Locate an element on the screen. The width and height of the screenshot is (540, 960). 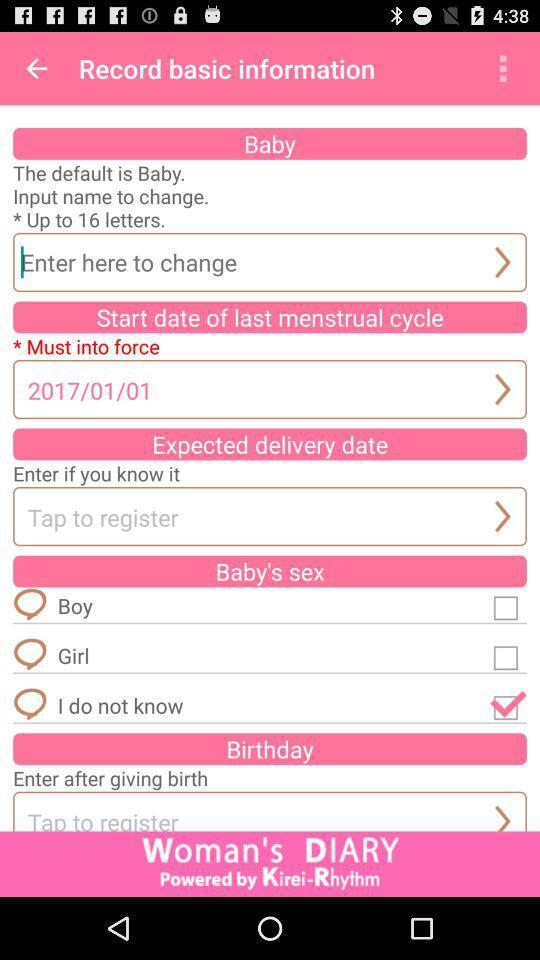
select/unselect box is located at coordinates (508, 705).